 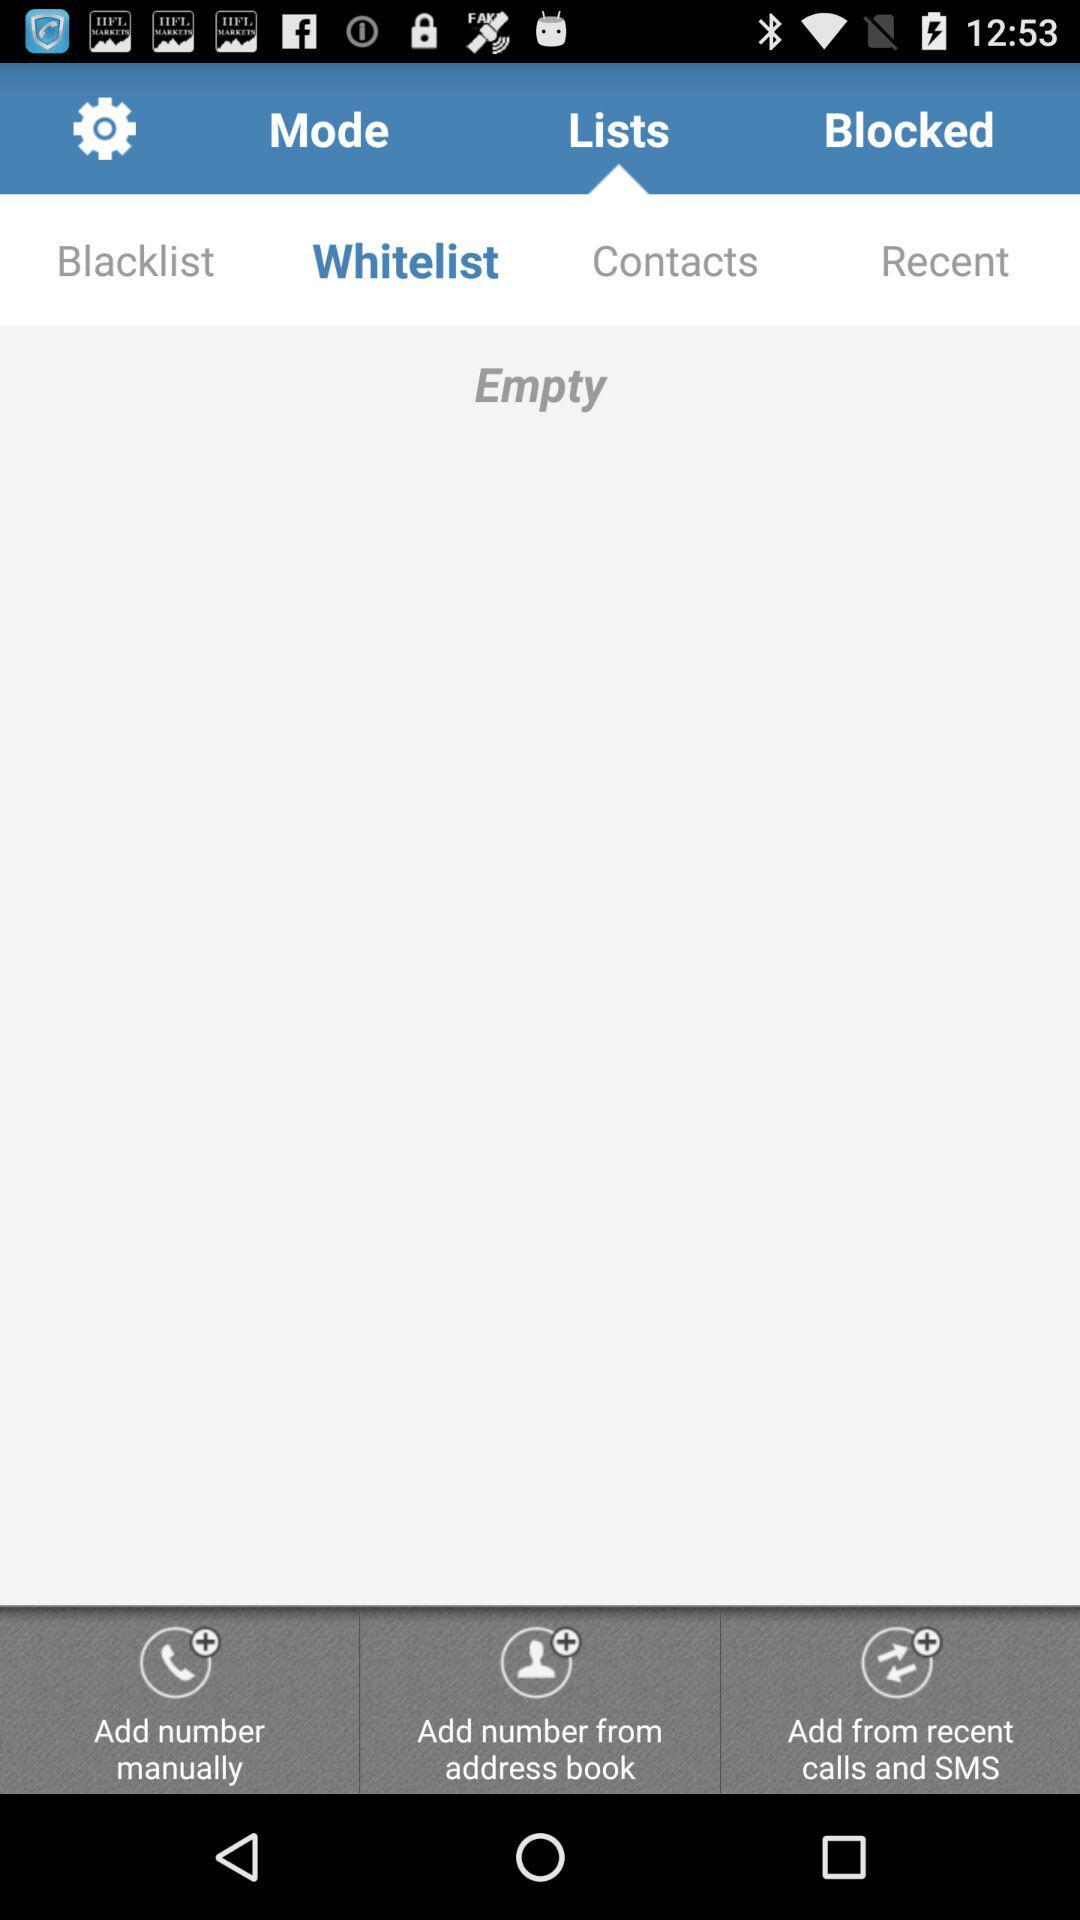 What do you see at coordinates (618, 127) in the screenshot?
I see `item next to the mode` at bounding box center [618, 127].